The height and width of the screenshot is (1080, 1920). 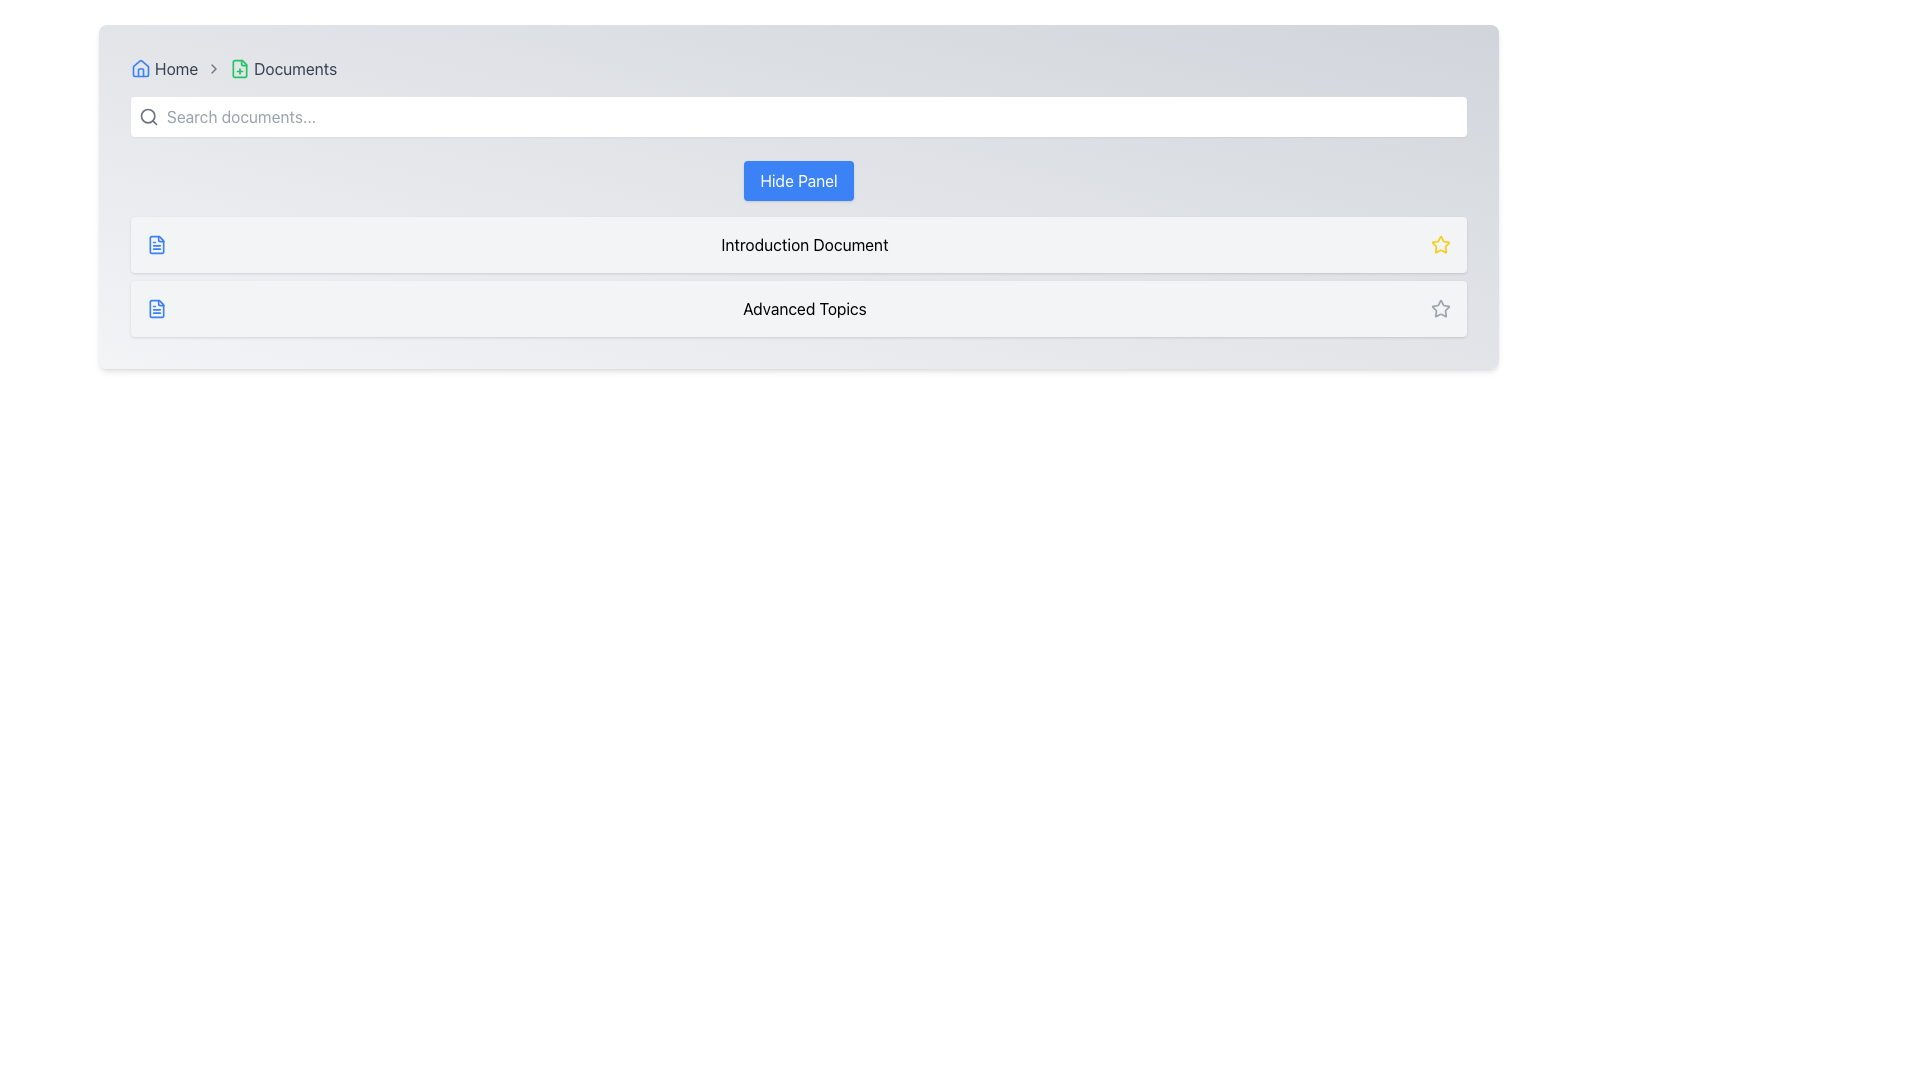 I want to click on the file/document icon in the breadcrumb navigation bar, so click(x=240, y=68).